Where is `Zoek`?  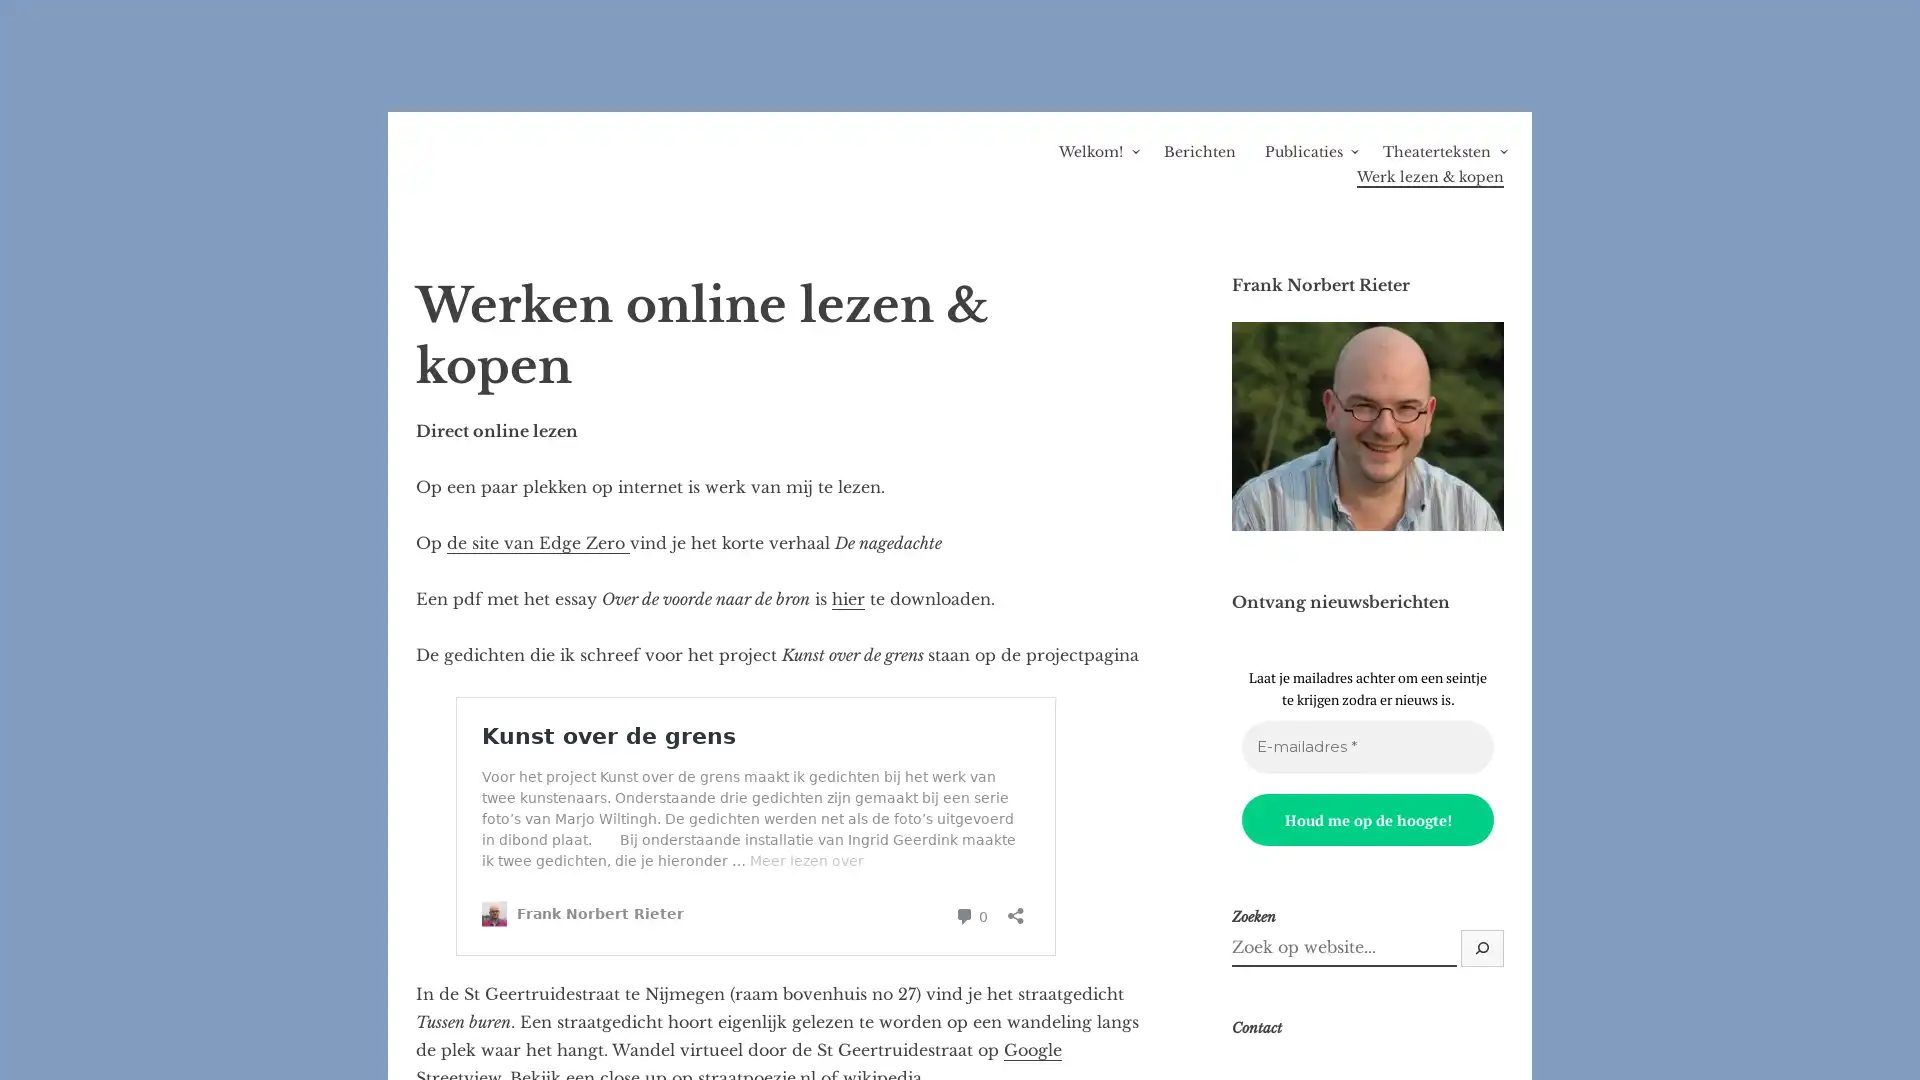
Zoek is located at coordinates (1482, 946).